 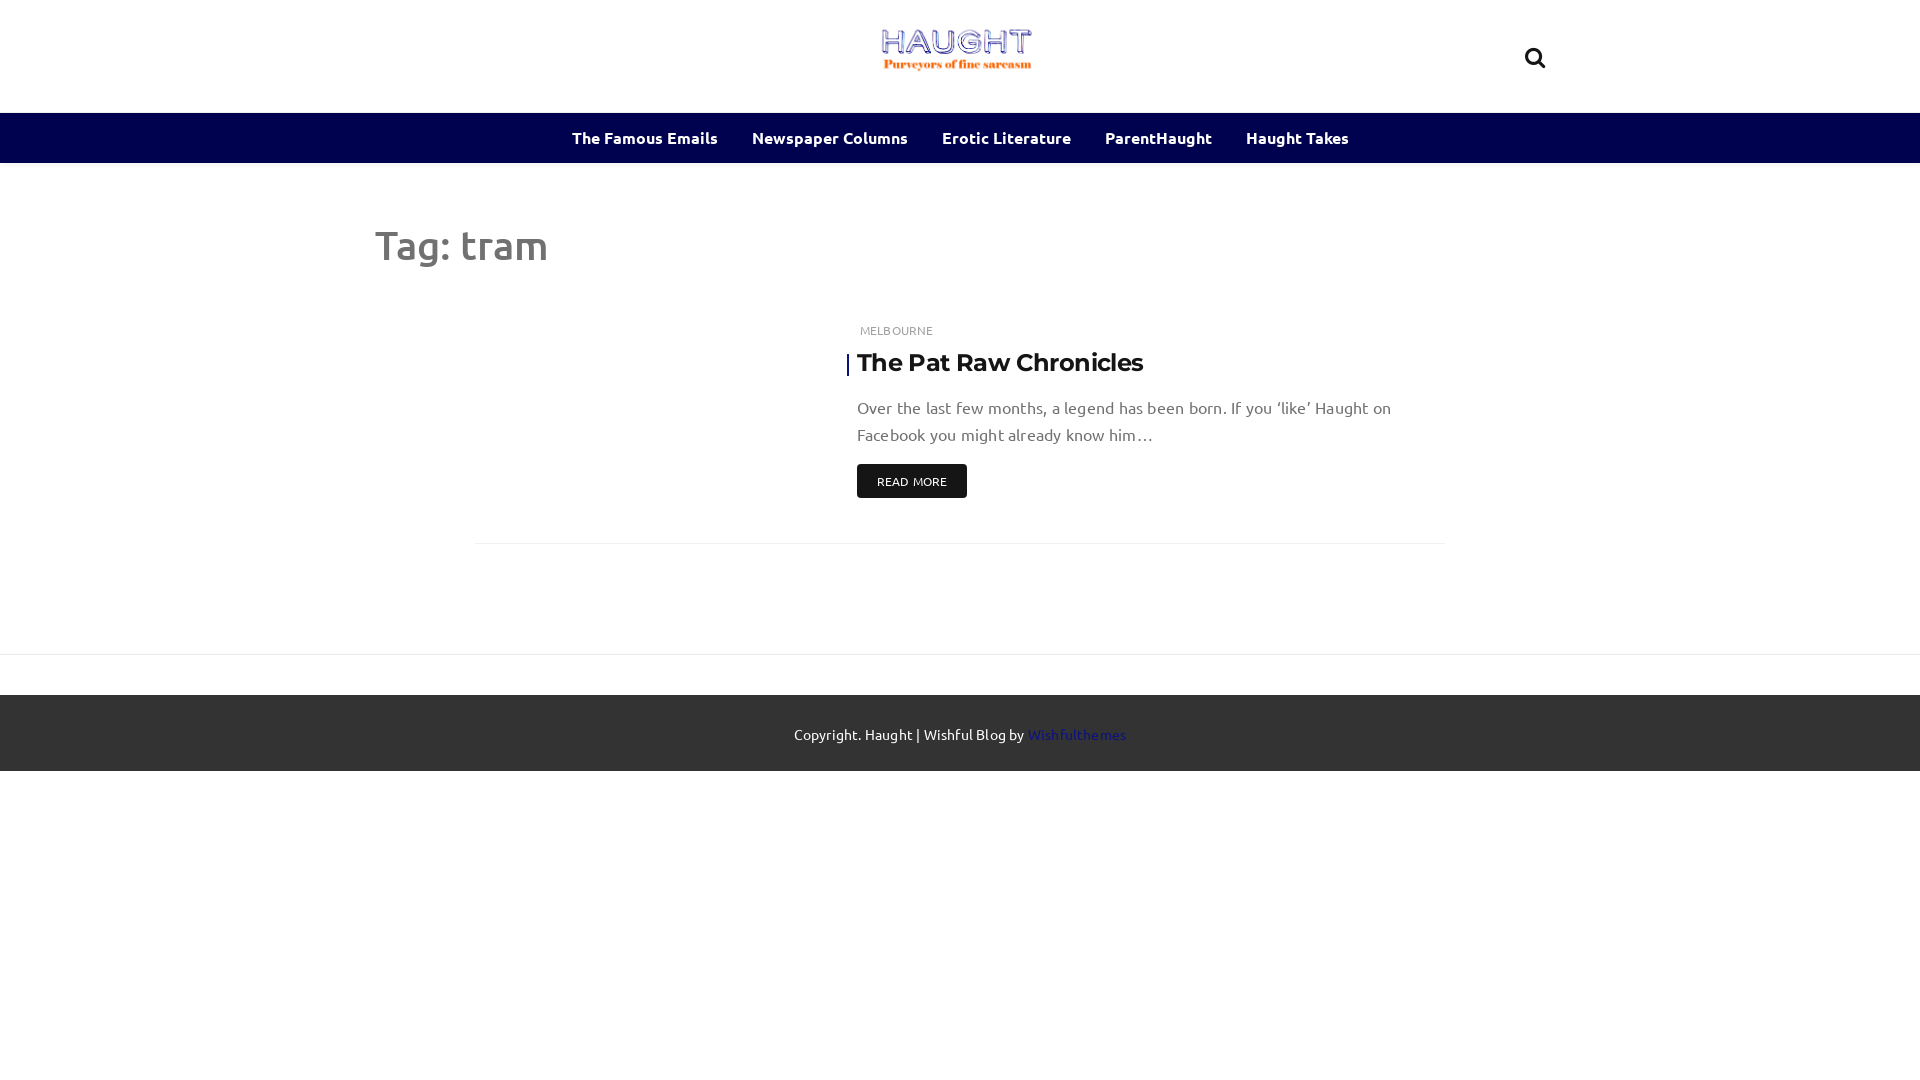 What do you see at coordinates (1158, 137) in the screenshot?
I see `'ParentHaught'` at bounding box center [1158, 137].